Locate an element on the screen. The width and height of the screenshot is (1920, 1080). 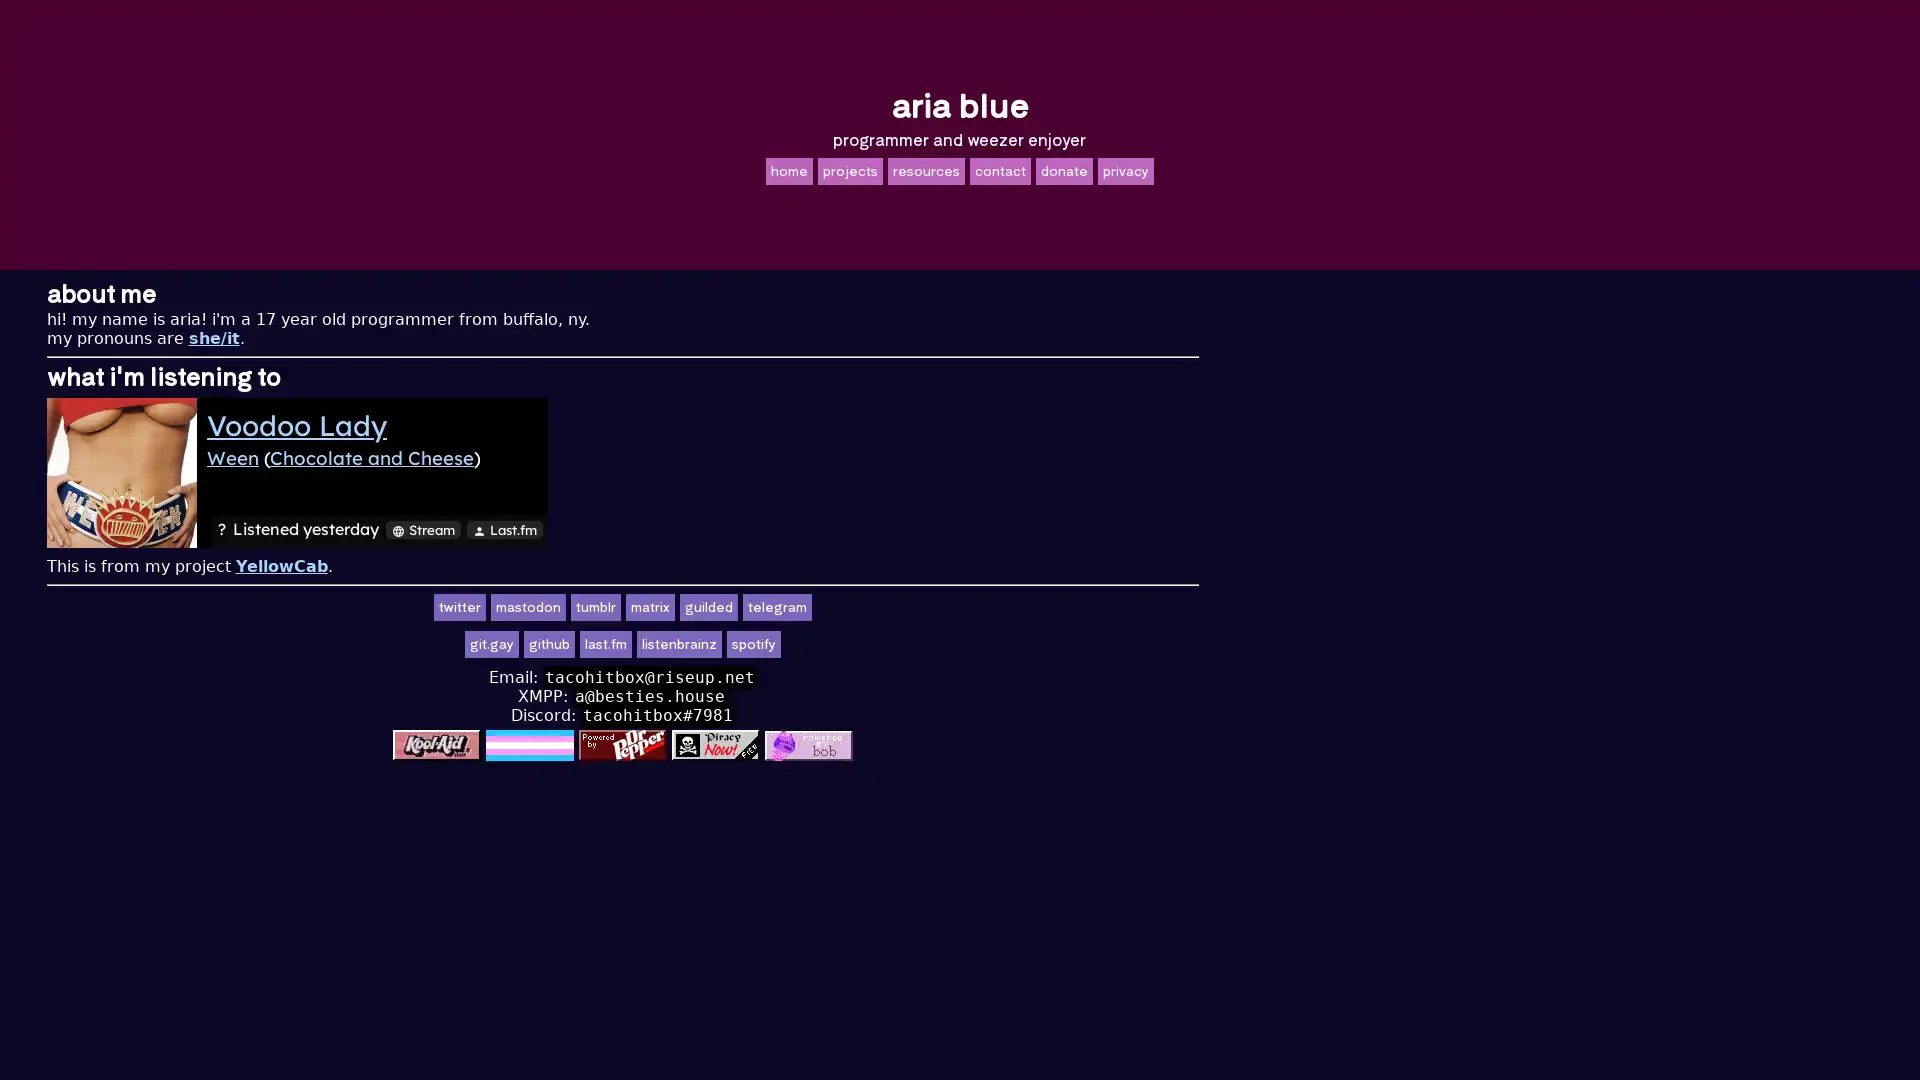
contact is located at coordinates (999, 169).